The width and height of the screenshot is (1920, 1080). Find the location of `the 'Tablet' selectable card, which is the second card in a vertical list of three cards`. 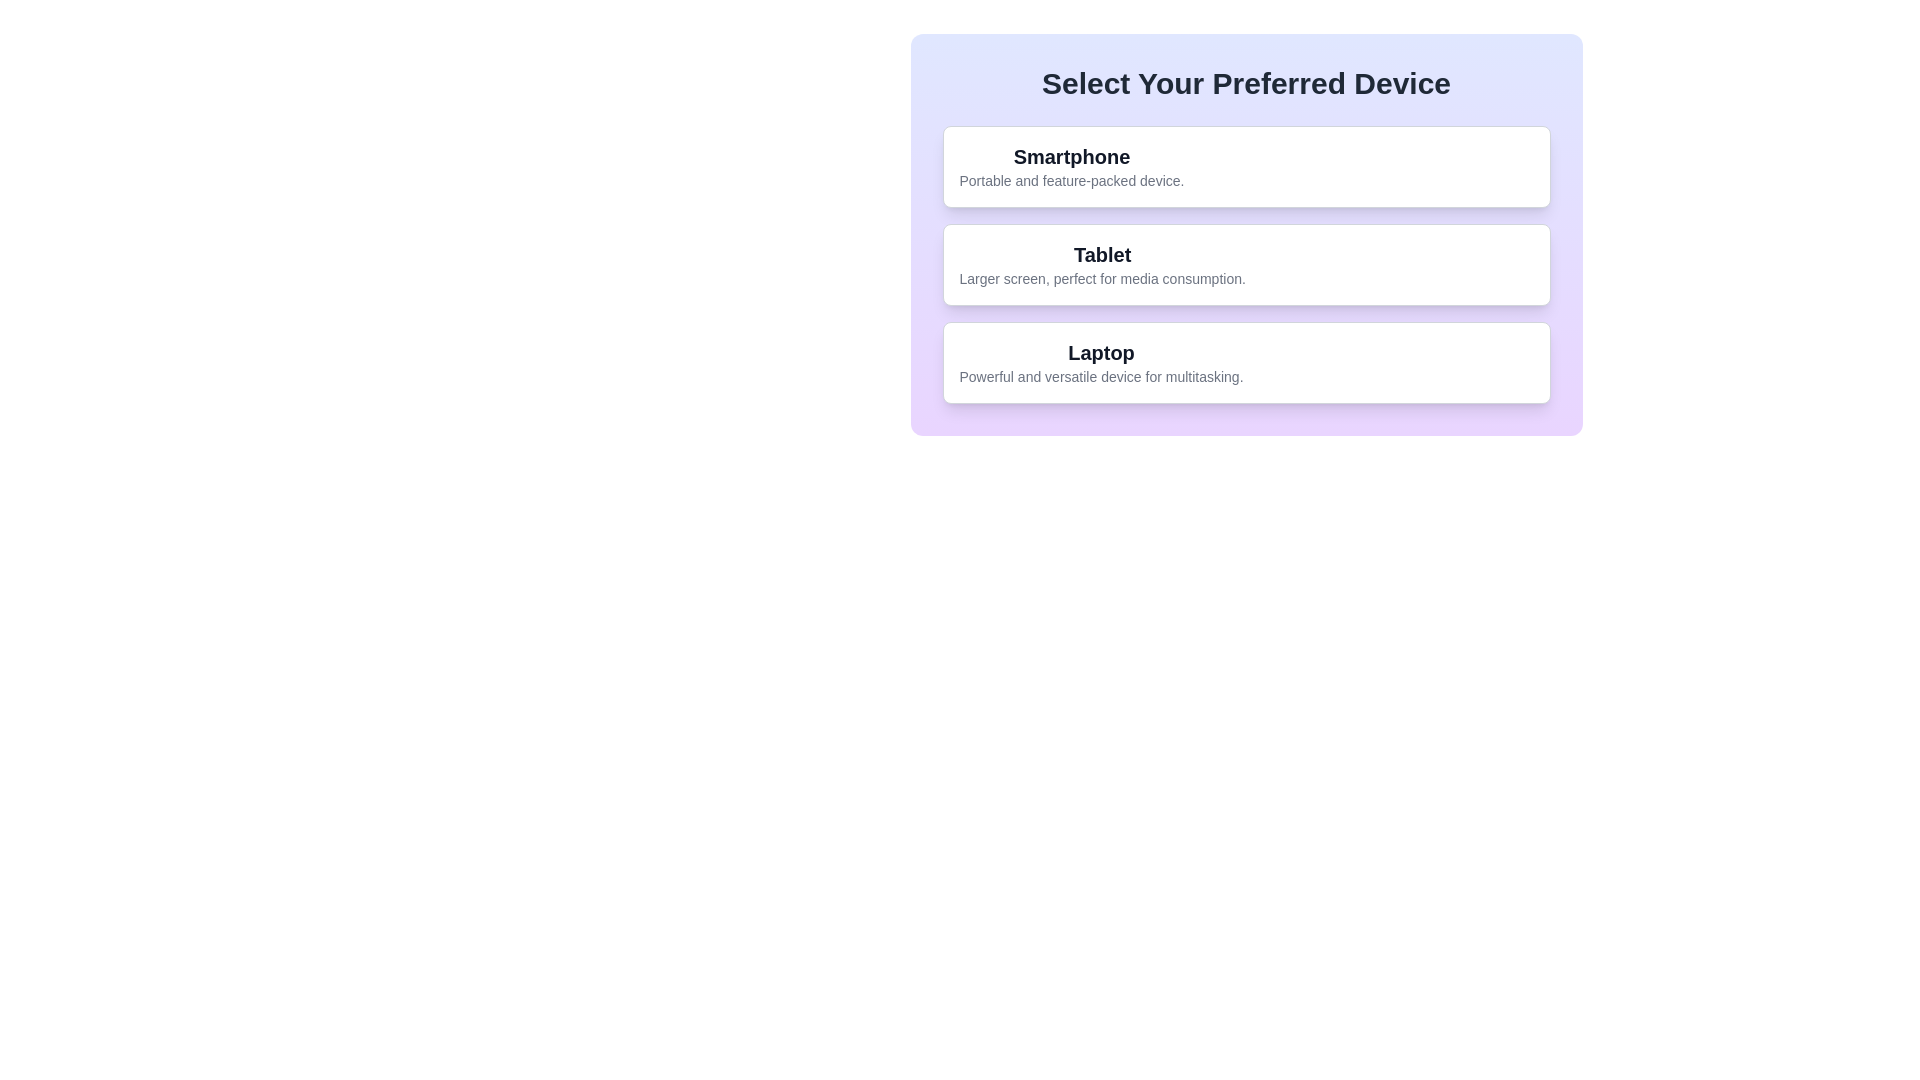

the 'Tablet' selectable card, which is the second card in a vertical list of three cards is located at coordinates (1245, 264).